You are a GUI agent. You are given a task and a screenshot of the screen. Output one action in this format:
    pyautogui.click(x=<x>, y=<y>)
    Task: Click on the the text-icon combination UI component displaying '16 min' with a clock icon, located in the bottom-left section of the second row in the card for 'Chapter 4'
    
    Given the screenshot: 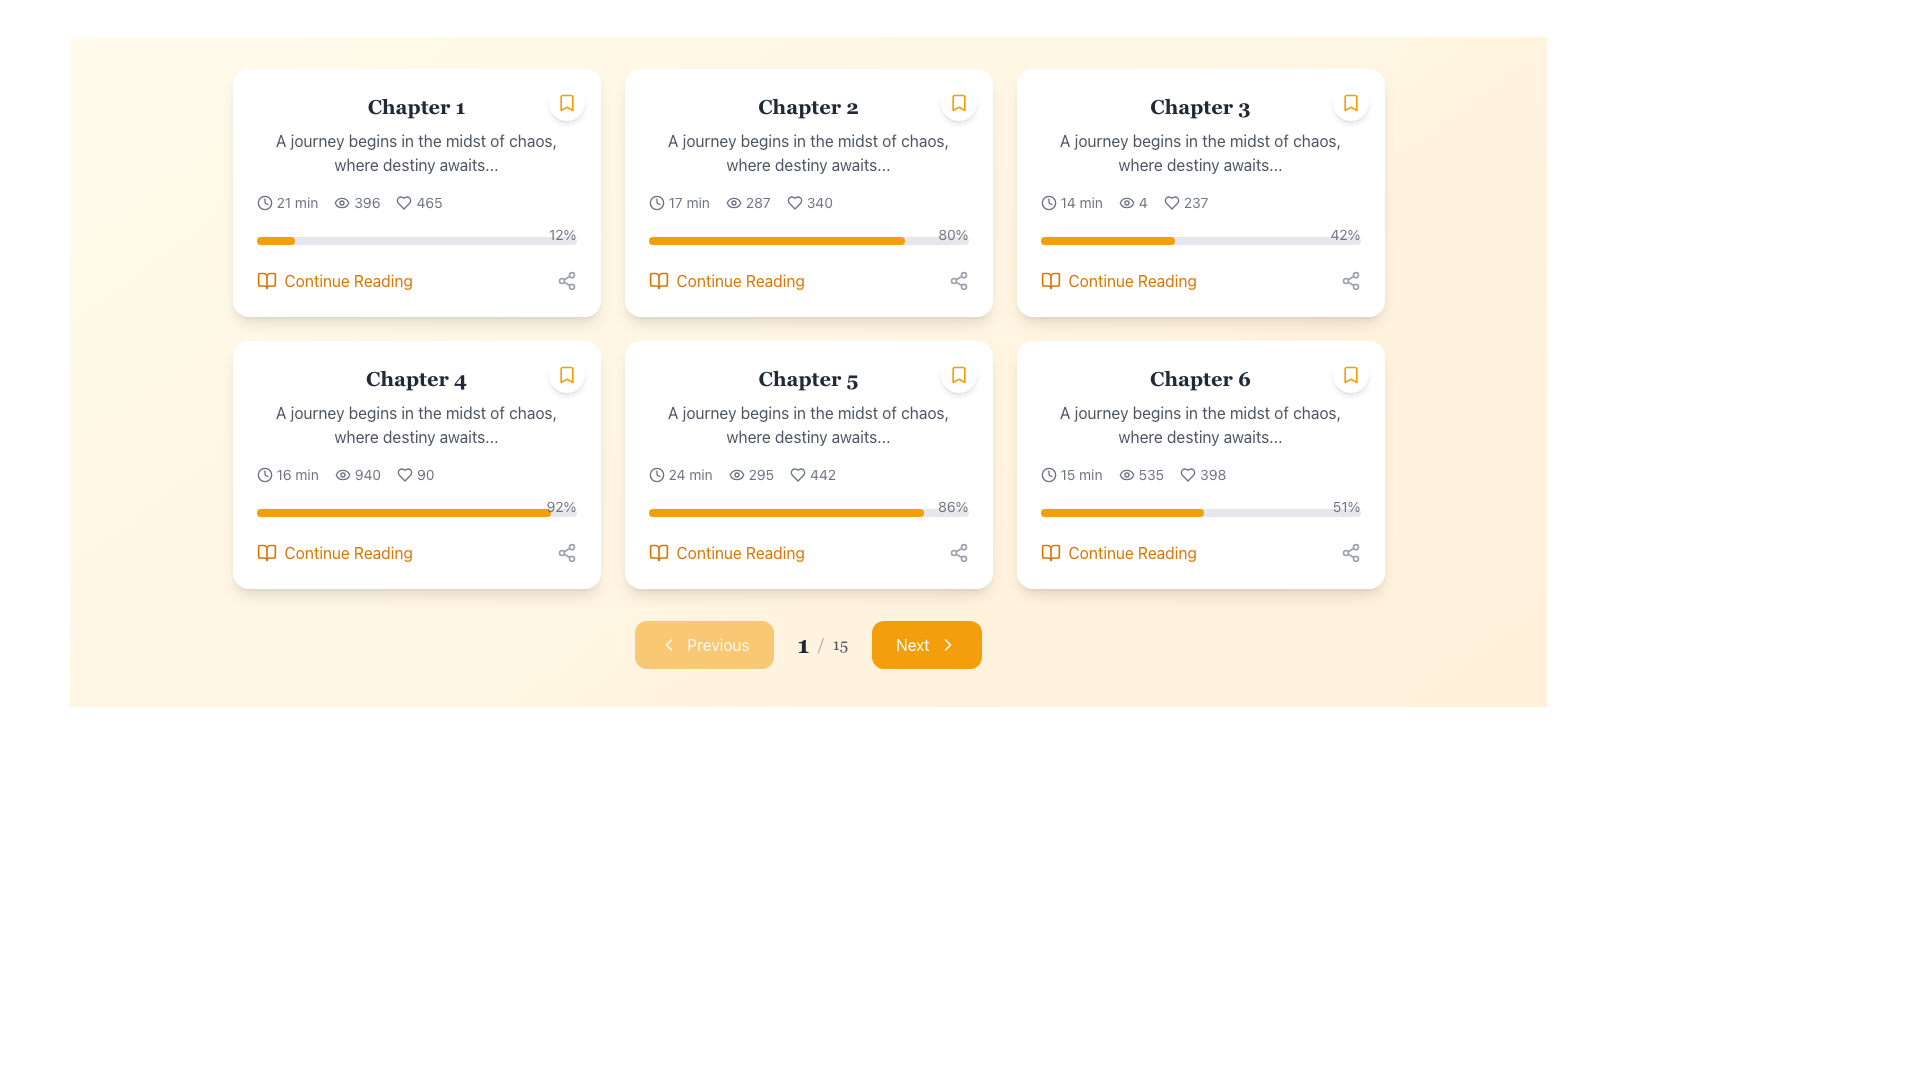 What is the action you would take?
    pyautogui.click(x=286, y=474)
    